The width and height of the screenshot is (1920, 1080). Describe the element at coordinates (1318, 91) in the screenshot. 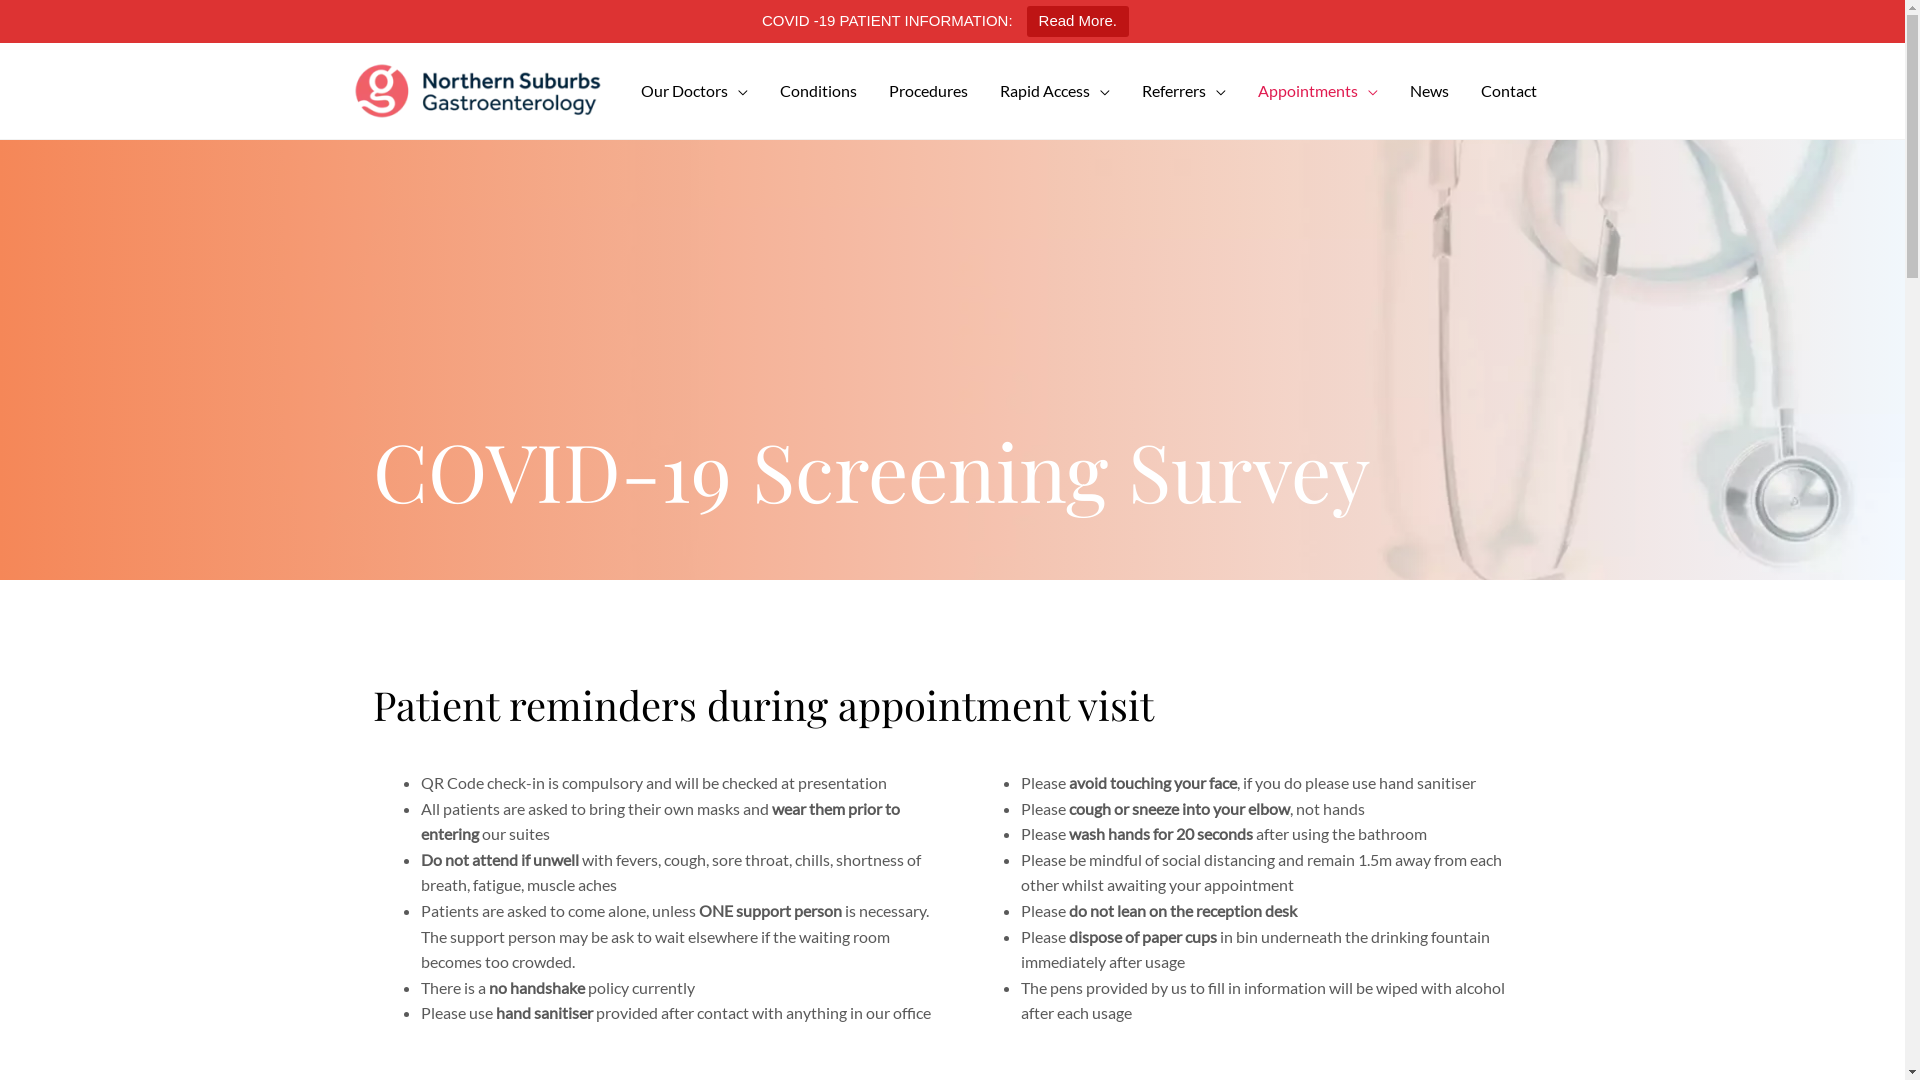

I see `'Appointments'` at that location.